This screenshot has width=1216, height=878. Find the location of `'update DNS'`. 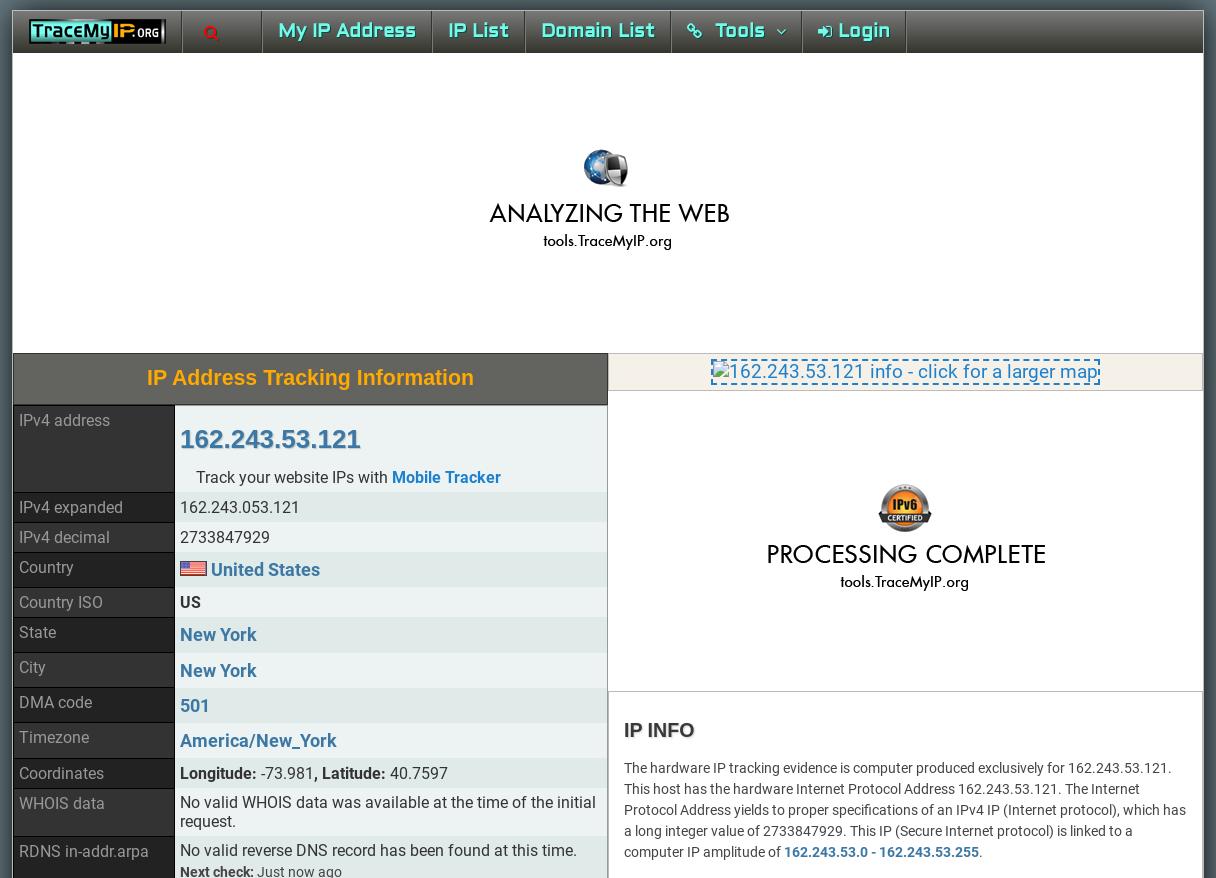

'update DNS' is located at coordinates (243, 502).